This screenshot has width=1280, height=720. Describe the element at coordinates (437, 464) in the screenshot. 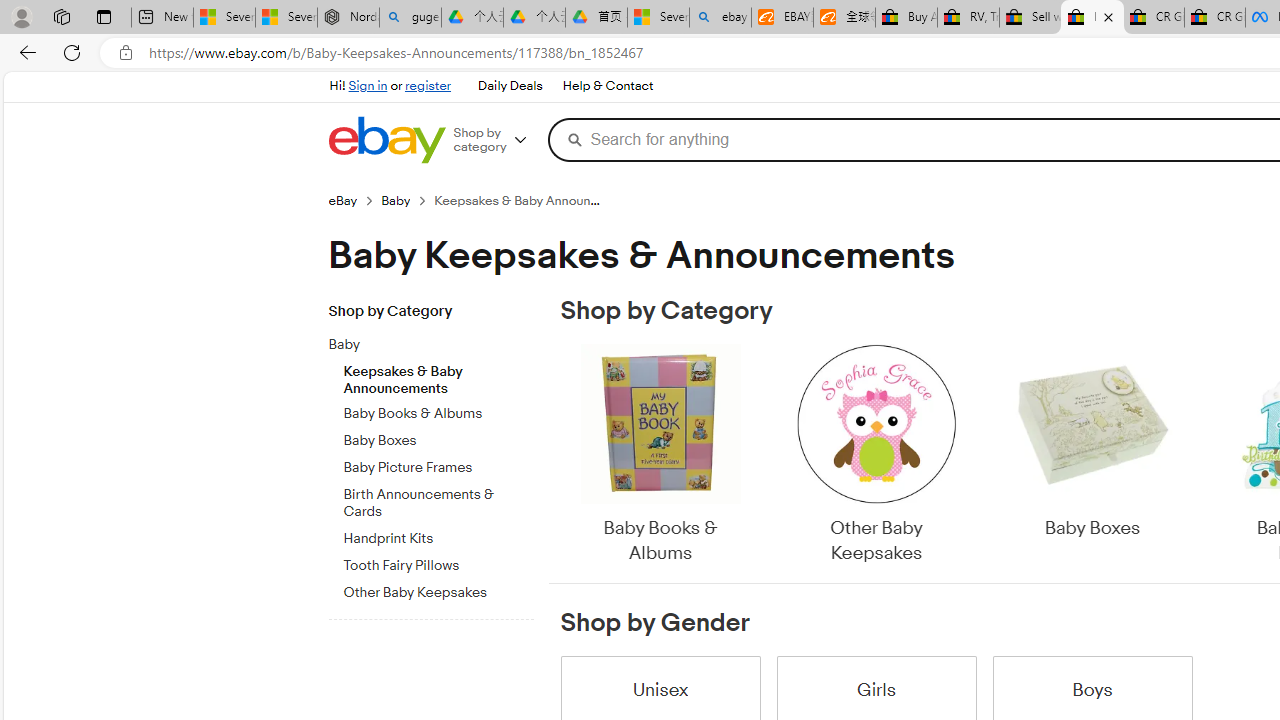

I see `'Baby Picture Frames'` at that location.